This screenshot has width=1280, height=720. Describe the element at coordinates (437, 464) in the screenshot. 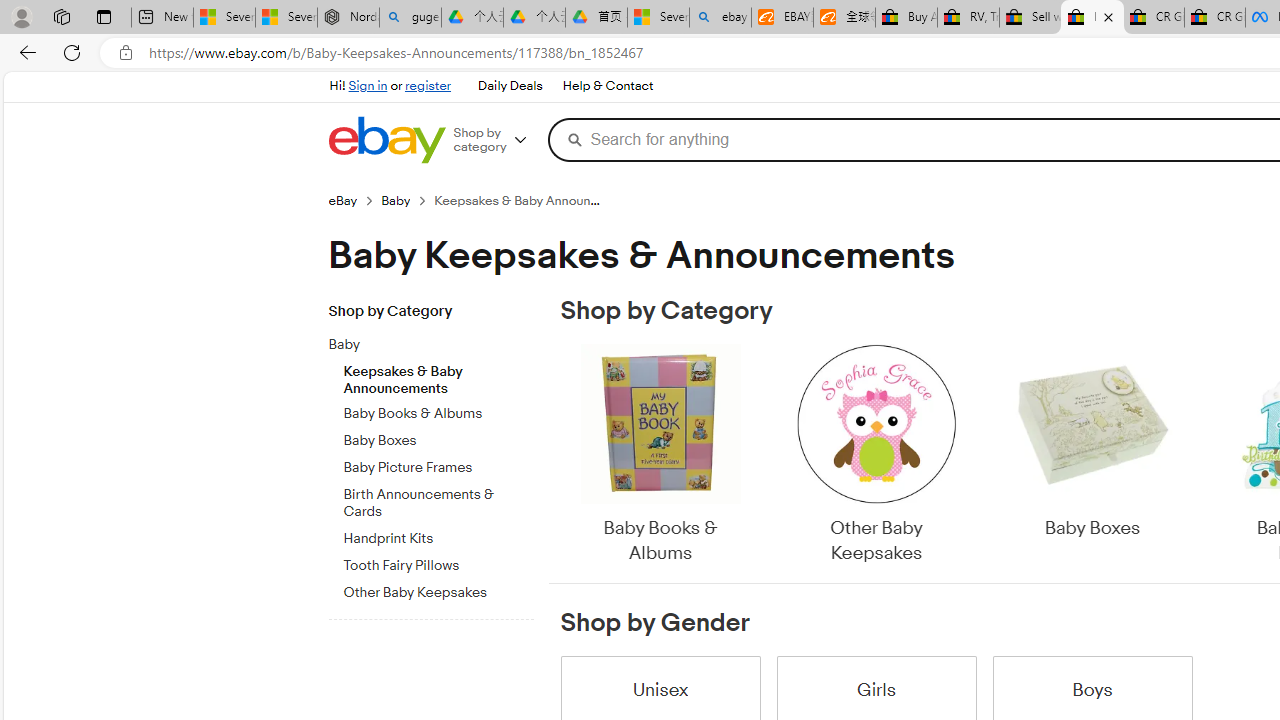

I see `'Baby Picture Frames'` at that location.